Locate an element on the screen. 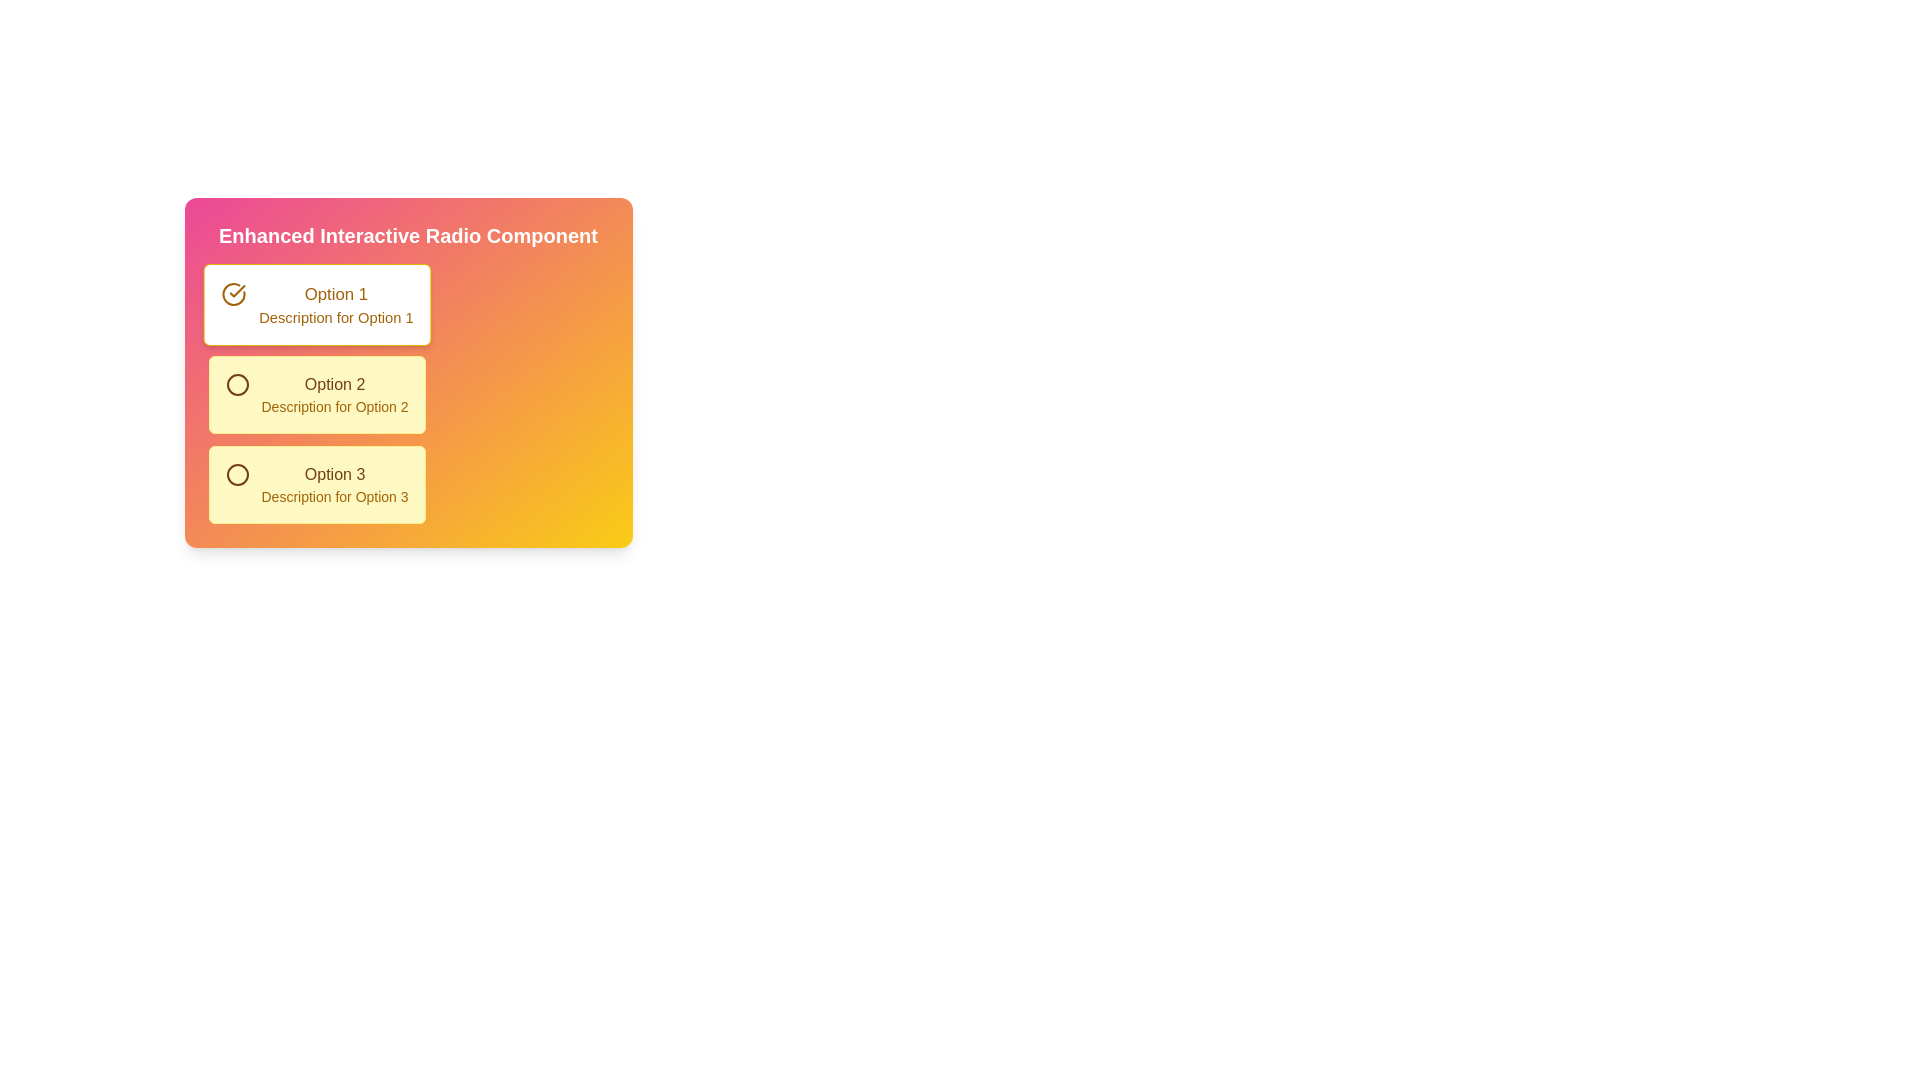  the text label 'Description for Option 3' which provides additional descriptive information for the third option within the radio component, located below 'Option 3' is located at coordinates (335, 496).